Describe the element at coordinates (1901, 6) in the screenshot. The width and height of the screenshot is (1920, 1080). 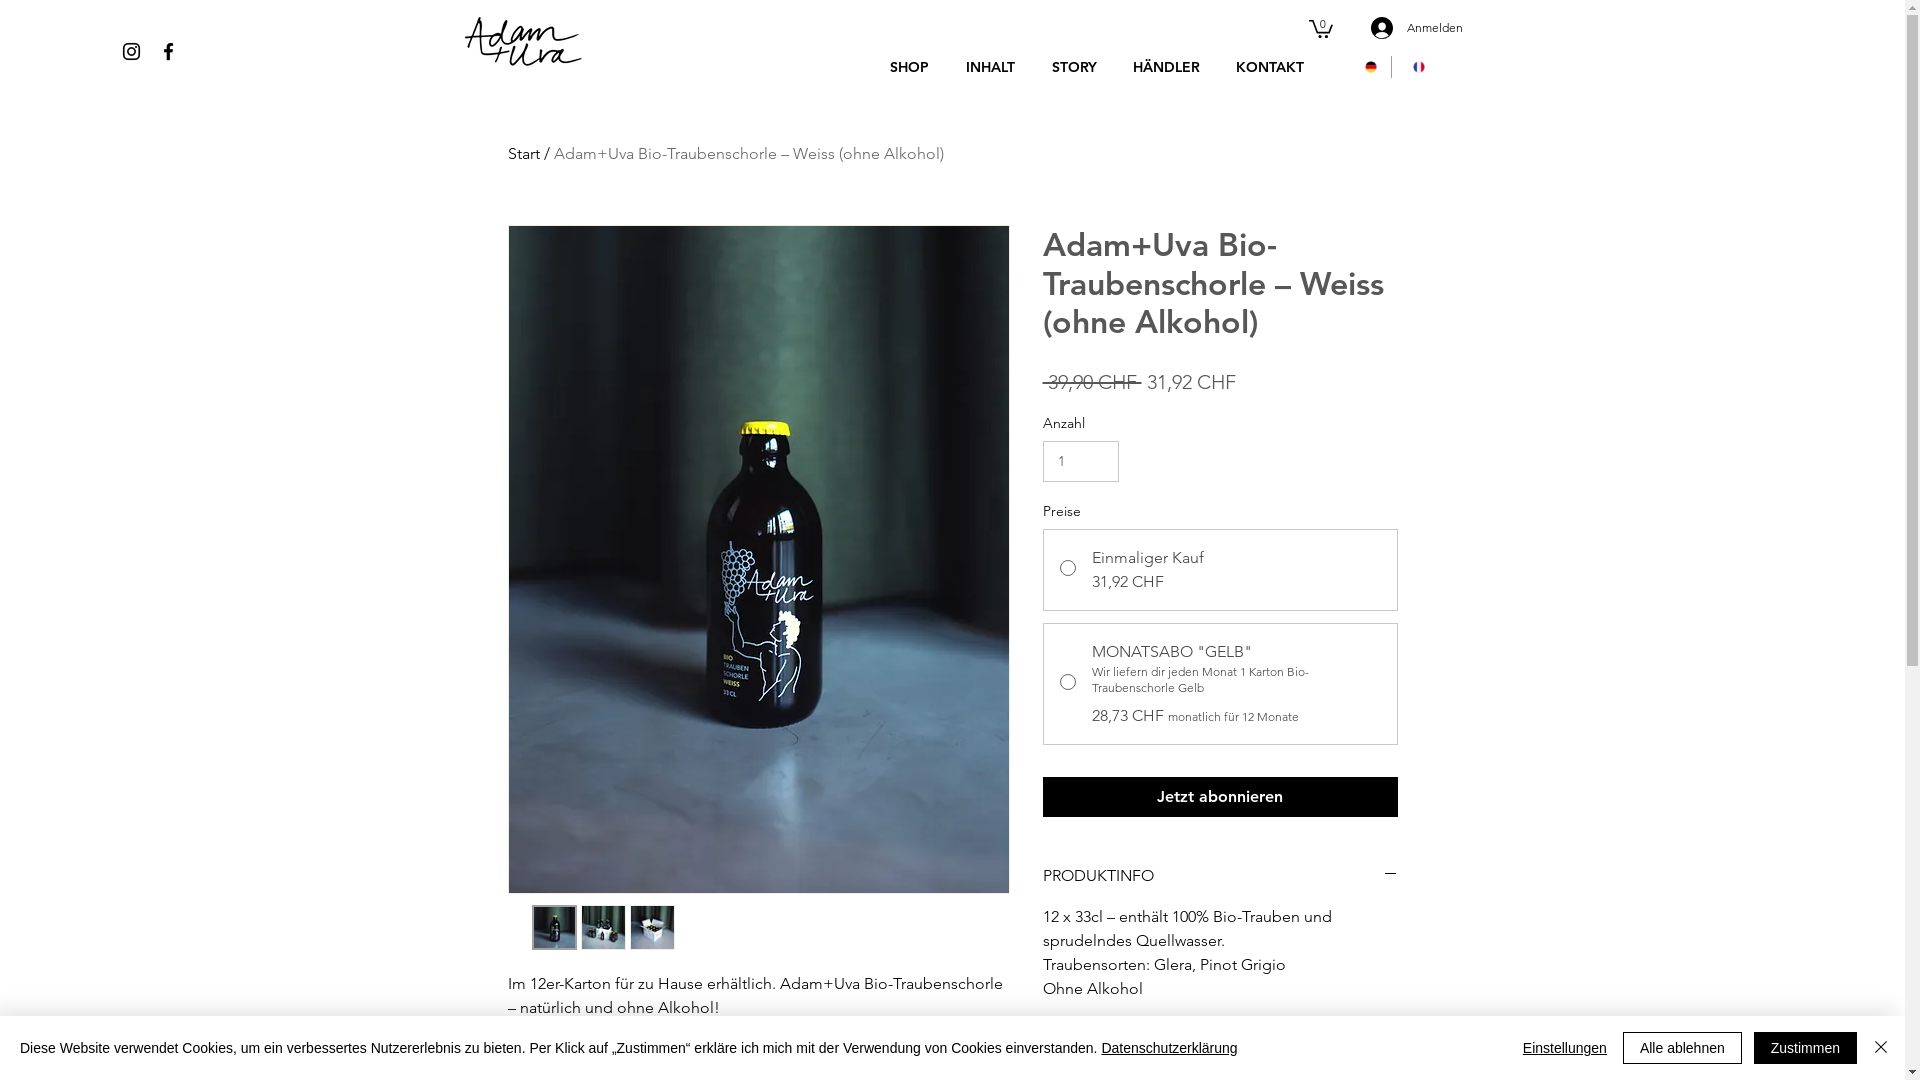
I see `'Visitor Analytics'` at that location.